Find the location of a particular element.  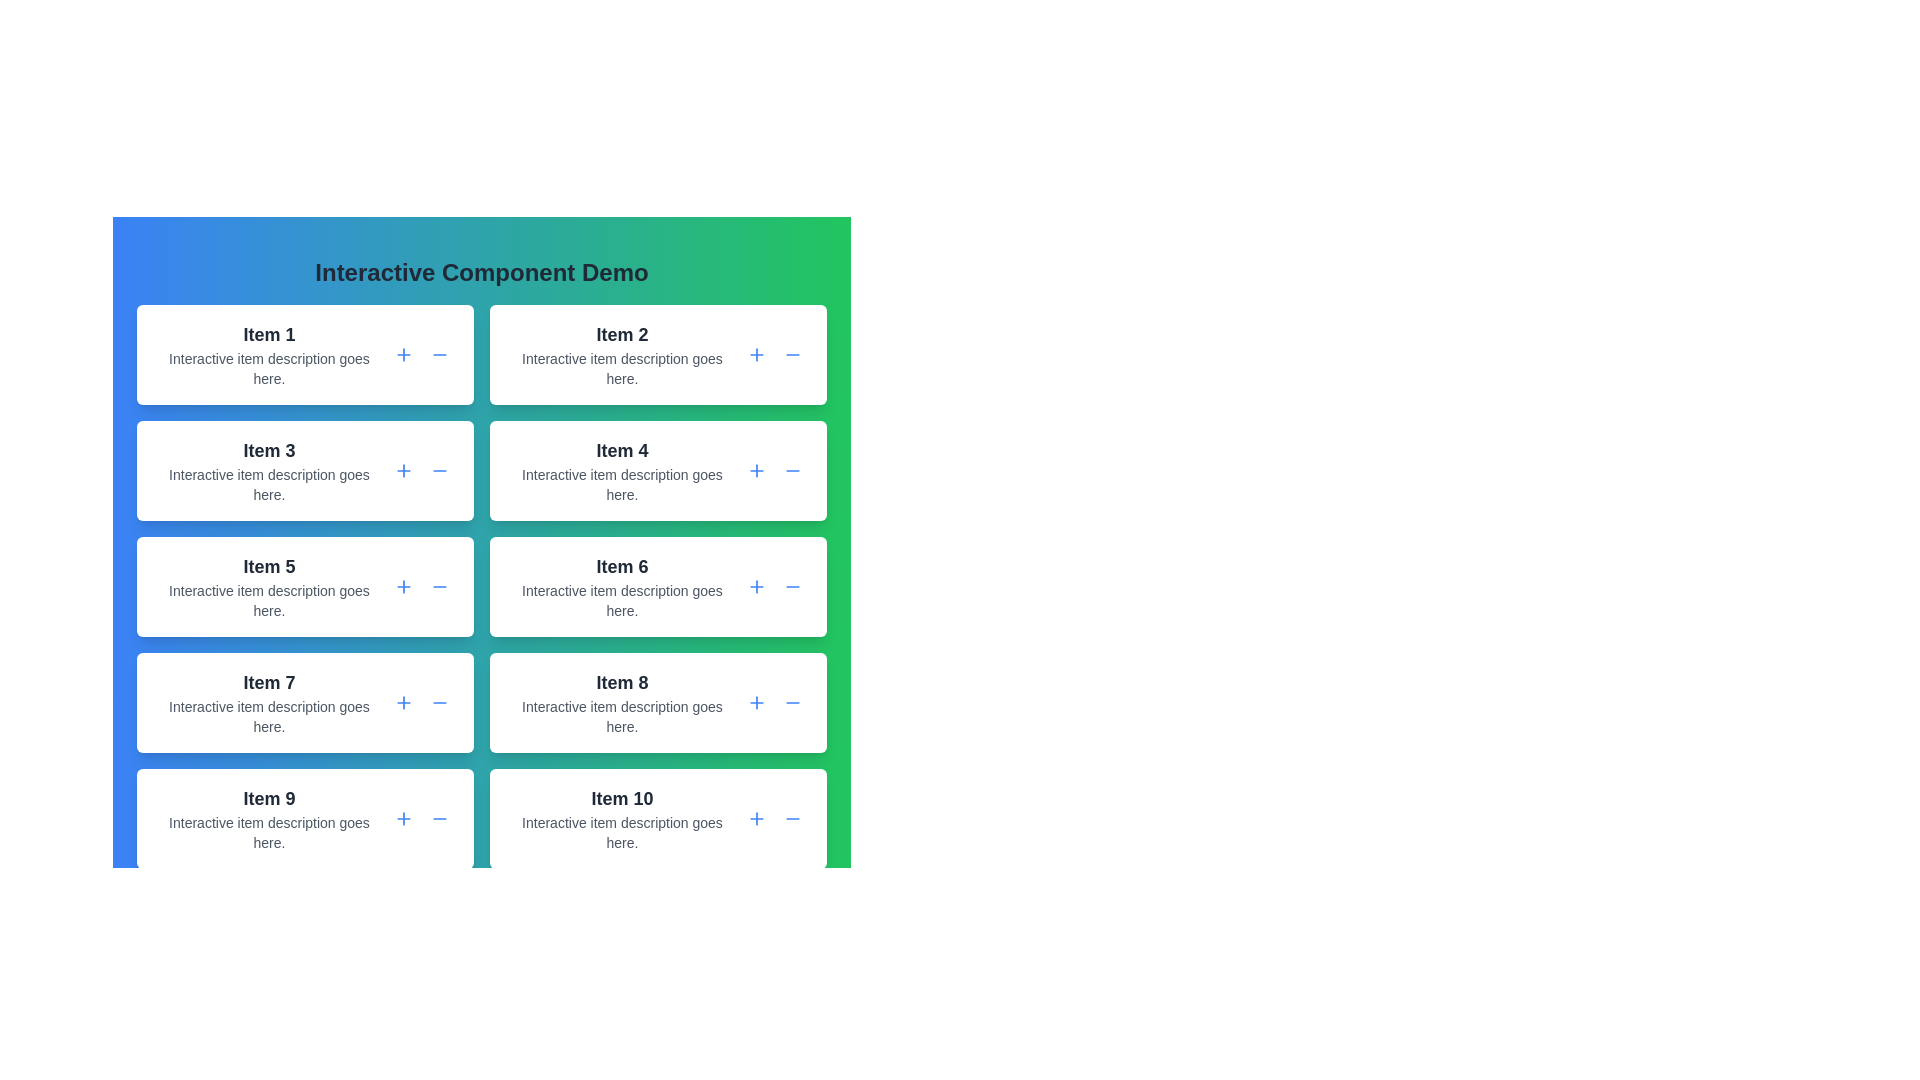

the static text display element labeled 'Item 7' that contains the description 'Interactive item description goes here.' is located at coordinates (268, 701).